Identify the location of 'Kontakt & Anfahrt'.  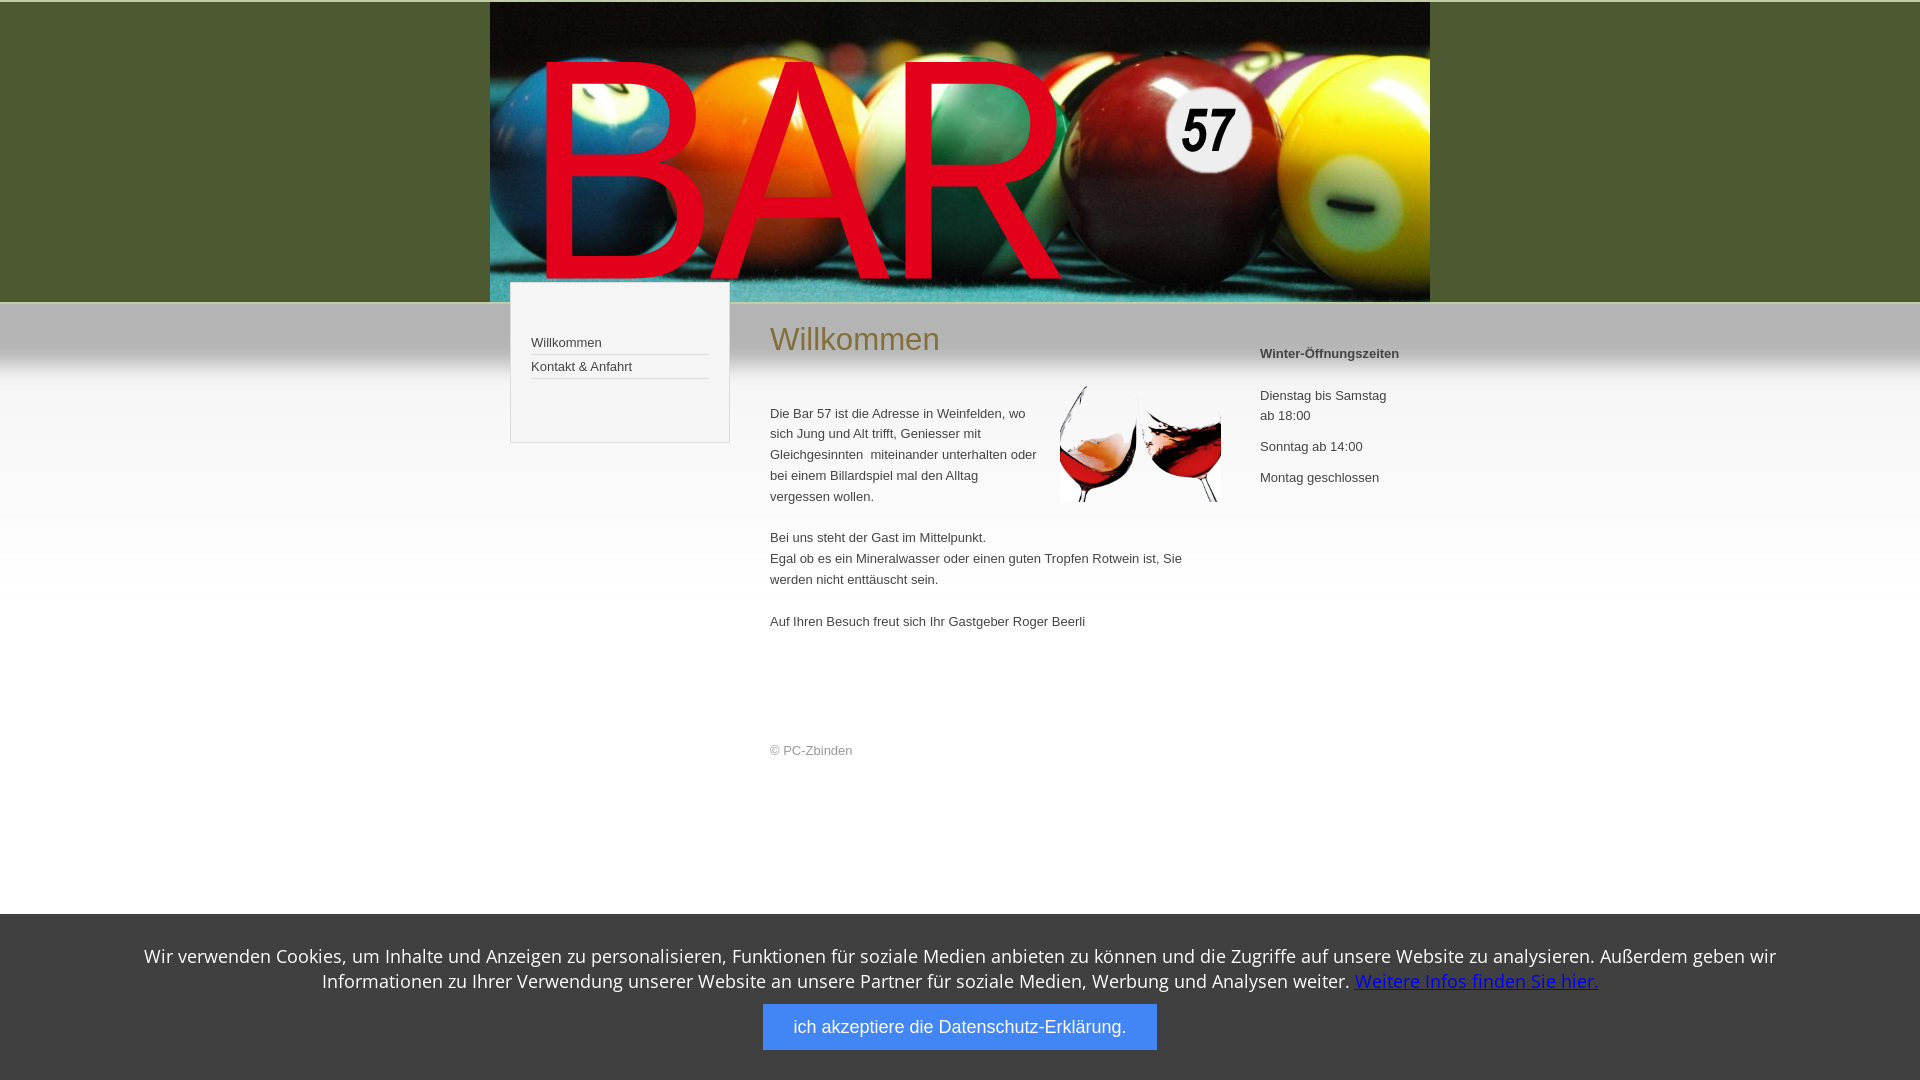
(618, 366).